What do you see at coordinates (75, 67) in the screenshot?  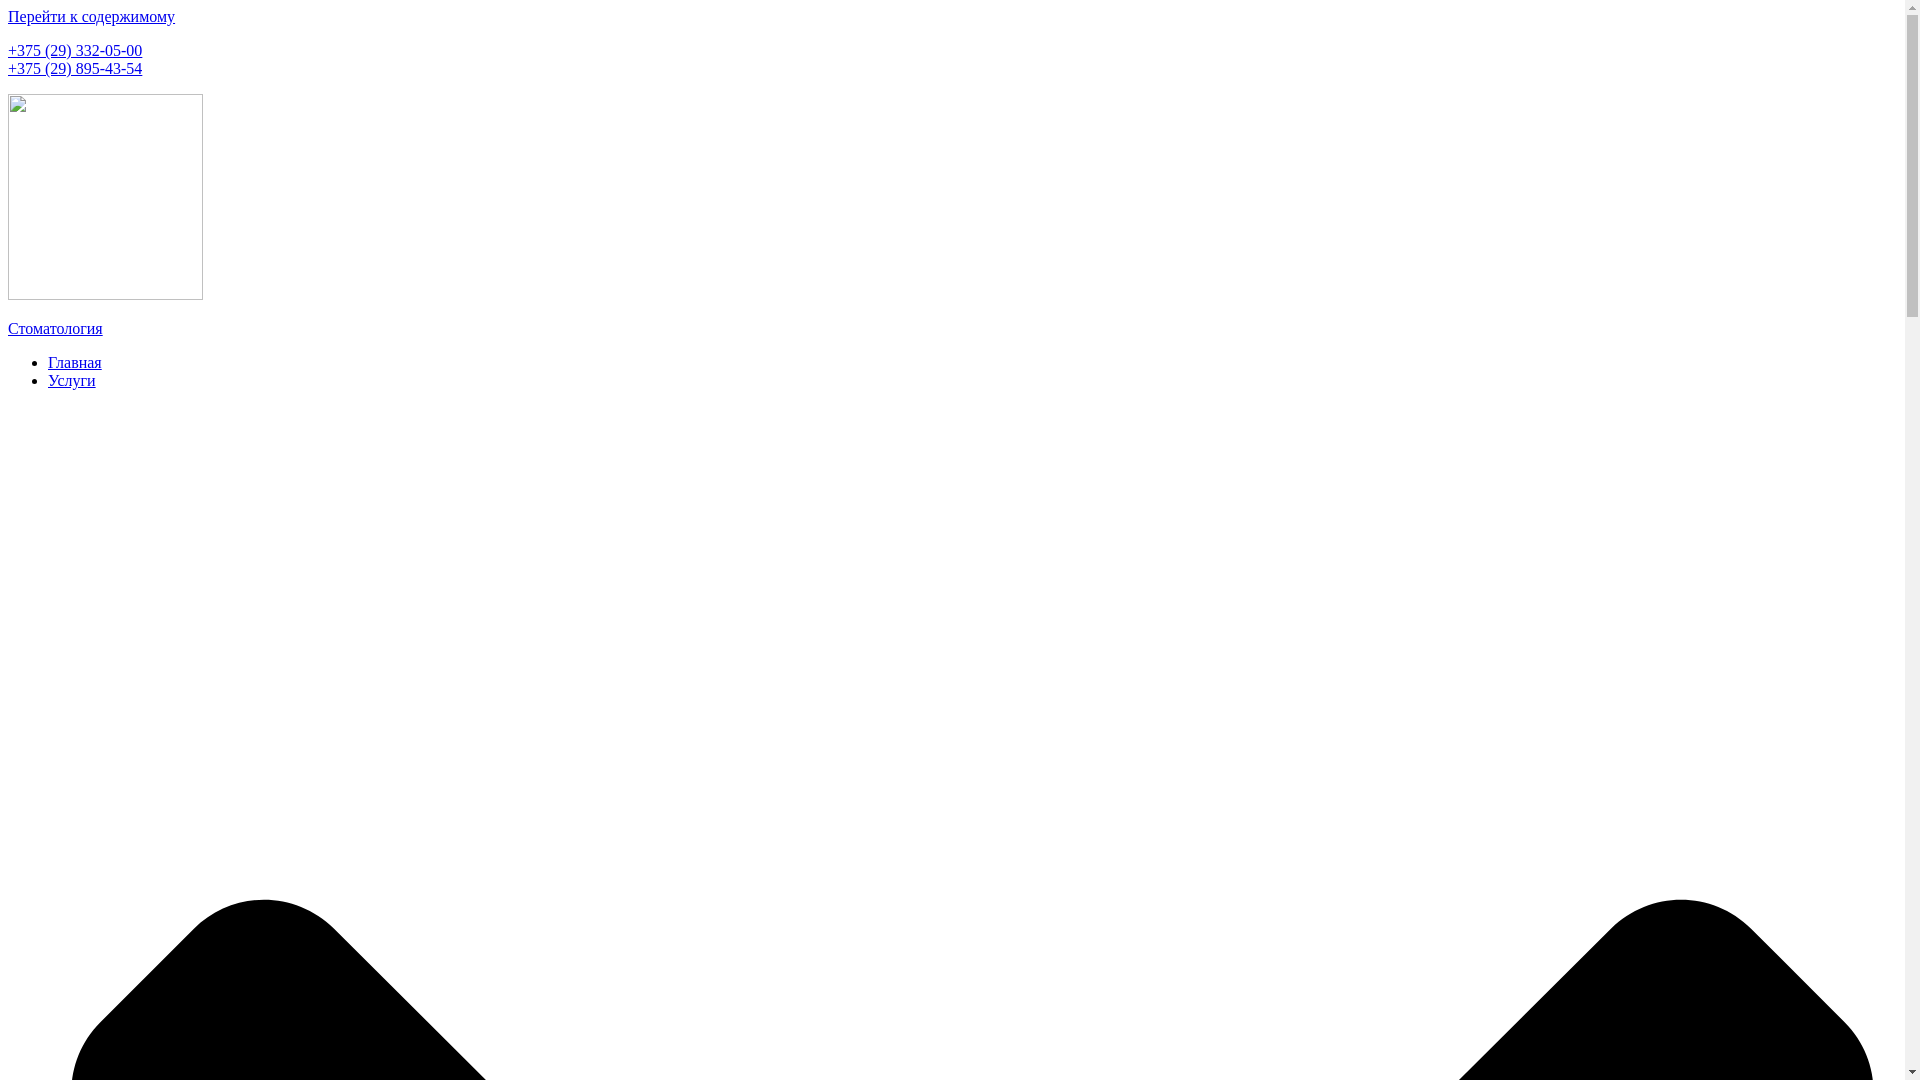 I see `'+375 (29) 895-43-54'` at bounding box center [75, 67].